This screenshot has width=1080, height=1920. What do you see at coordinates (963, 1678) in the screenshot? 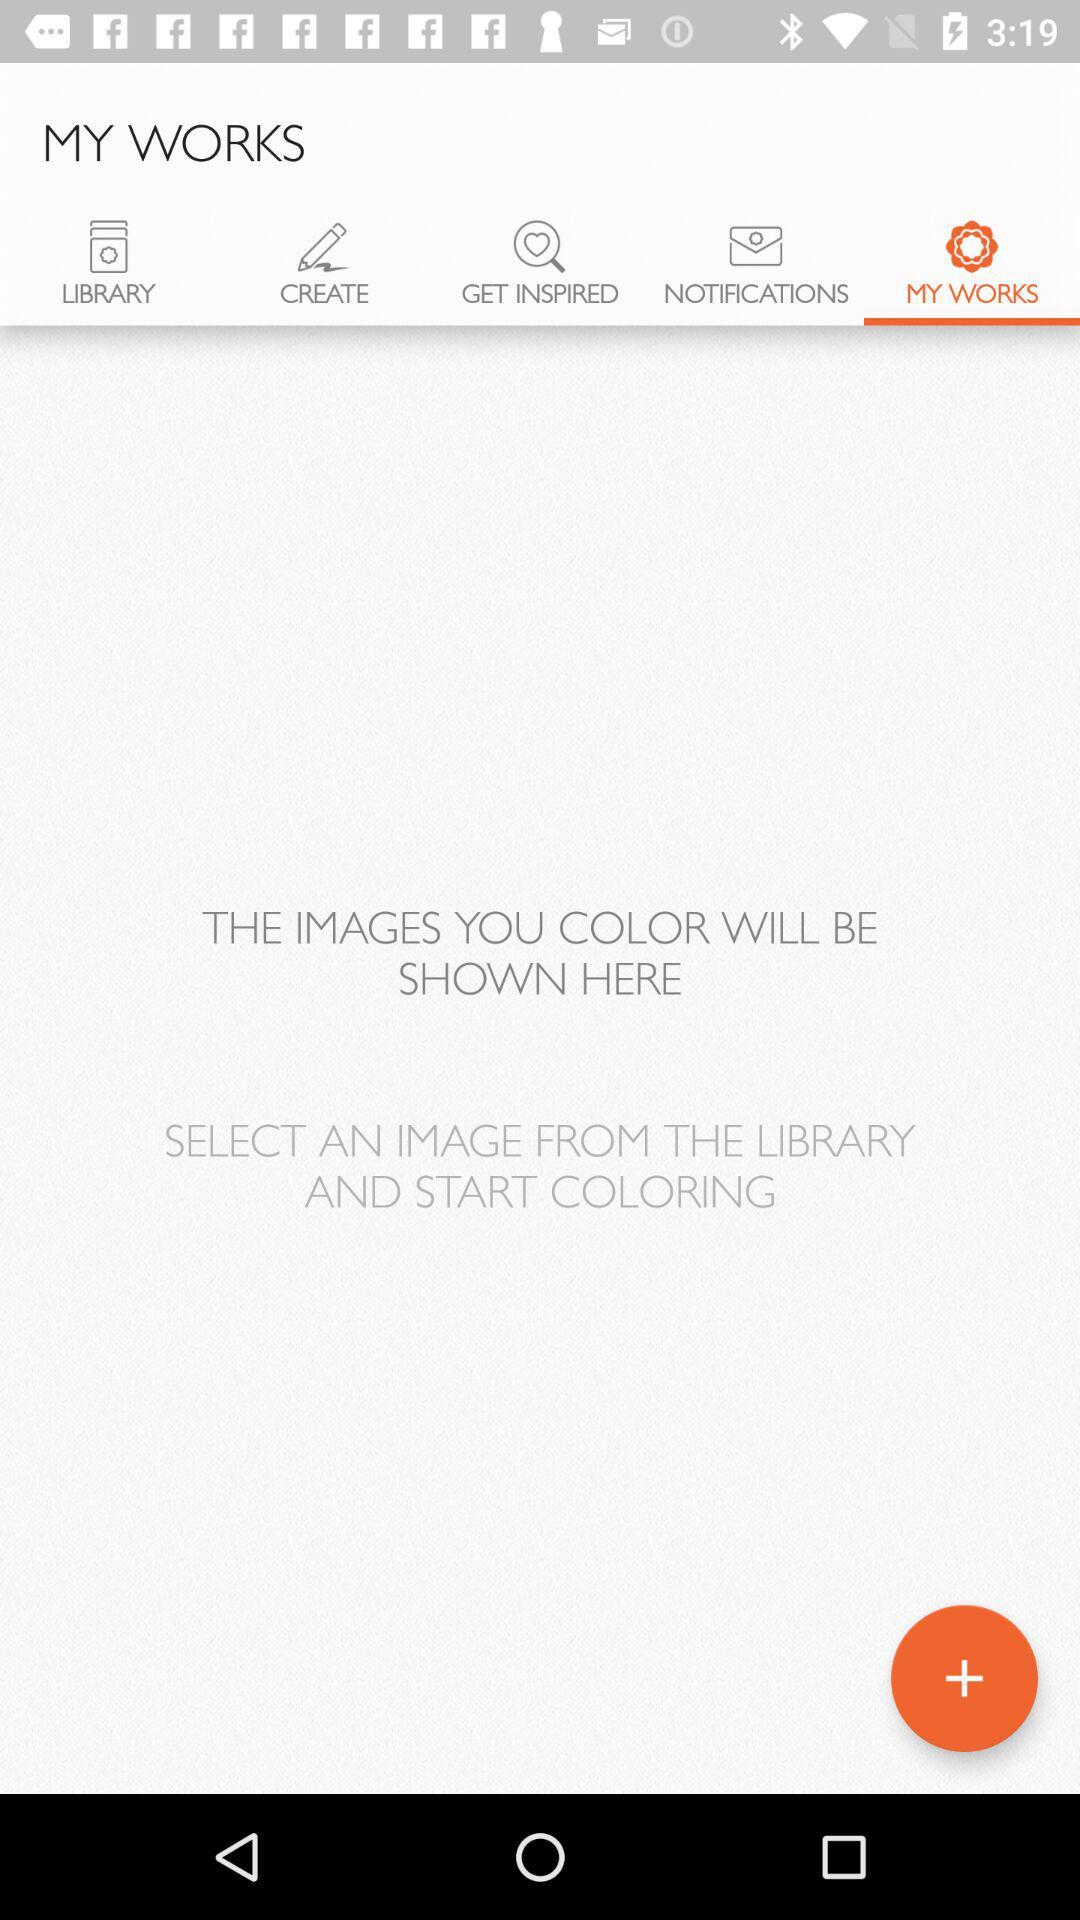
I see `the icon at the bottom right corner` at bounding box center [963, 1678].